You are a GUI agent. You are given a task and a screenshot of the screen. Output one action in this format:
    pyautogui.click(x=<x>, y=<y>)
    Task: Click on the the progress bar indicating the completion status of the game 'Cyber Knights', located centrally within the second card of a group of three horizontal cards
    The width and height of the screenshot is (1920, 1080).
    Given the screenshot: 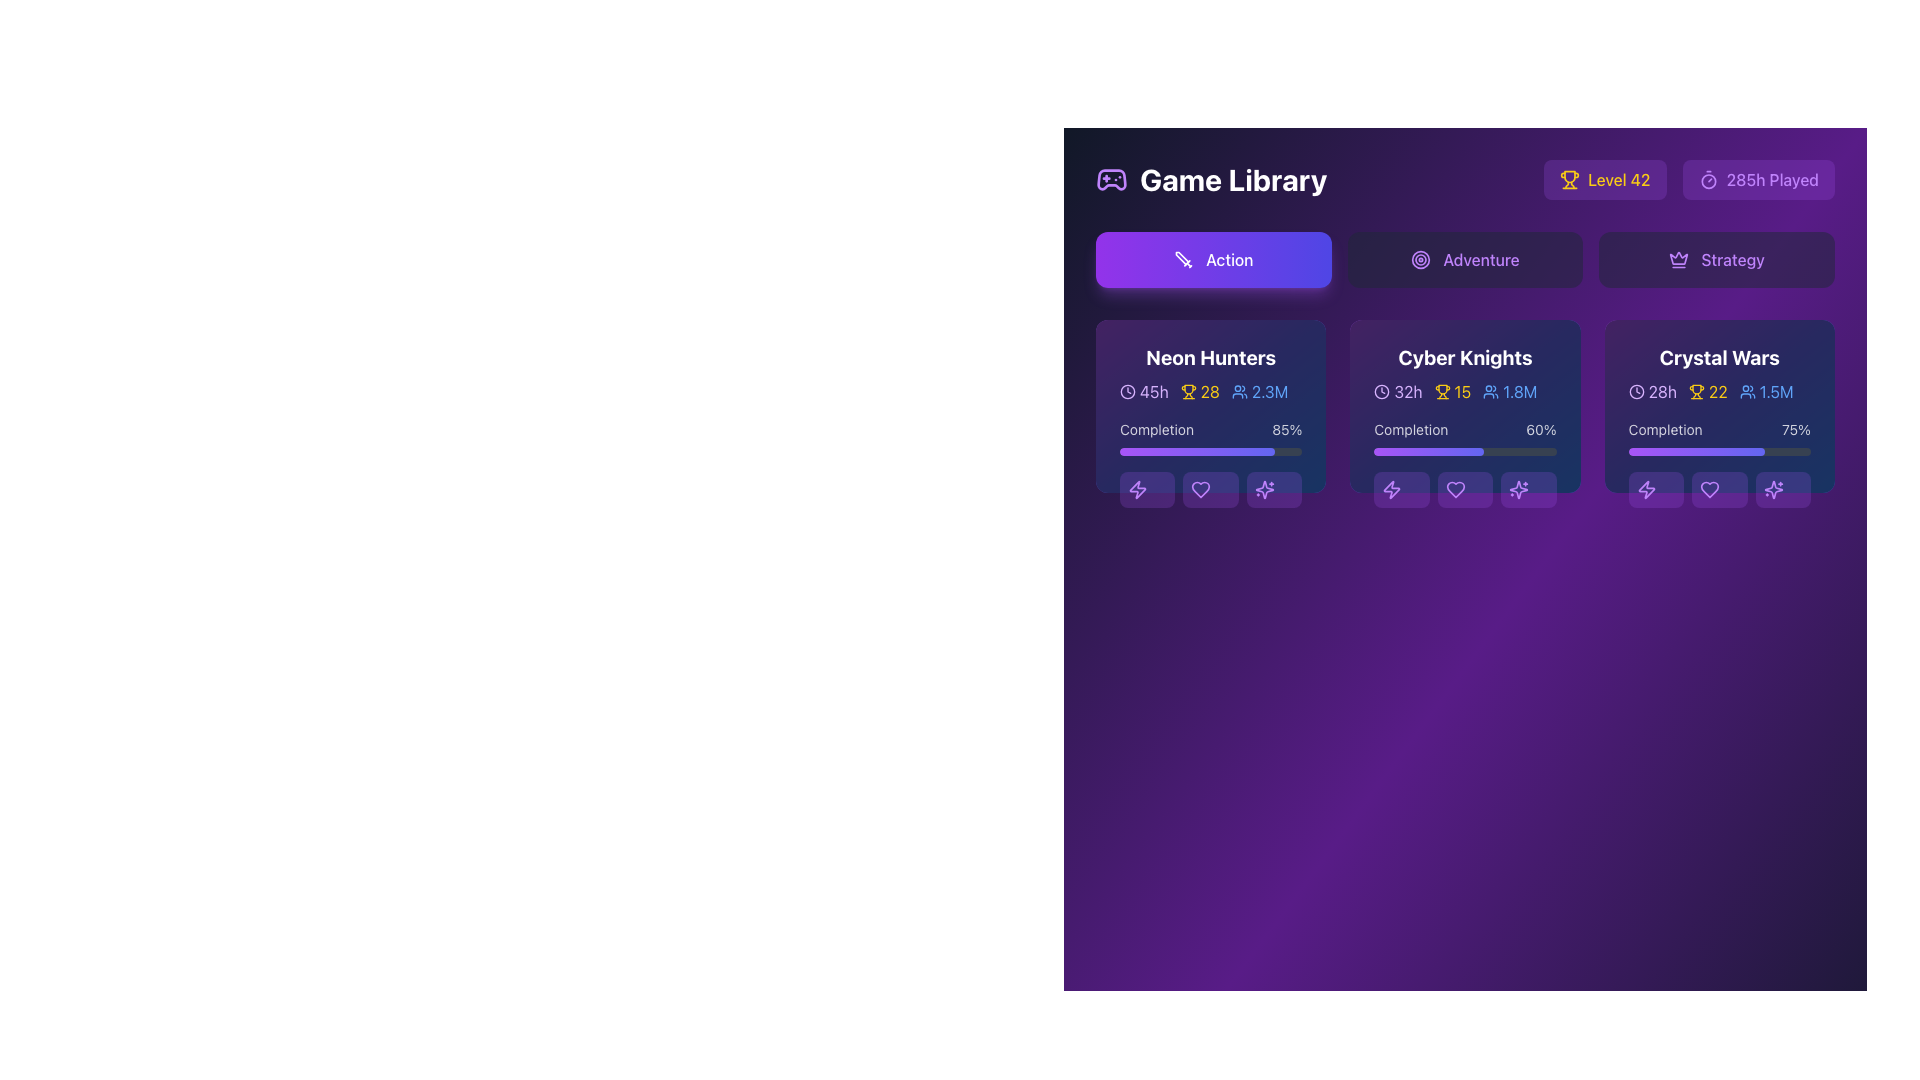 What is the action you would take?
    pyautogui.click(x=1465, y=437)
    